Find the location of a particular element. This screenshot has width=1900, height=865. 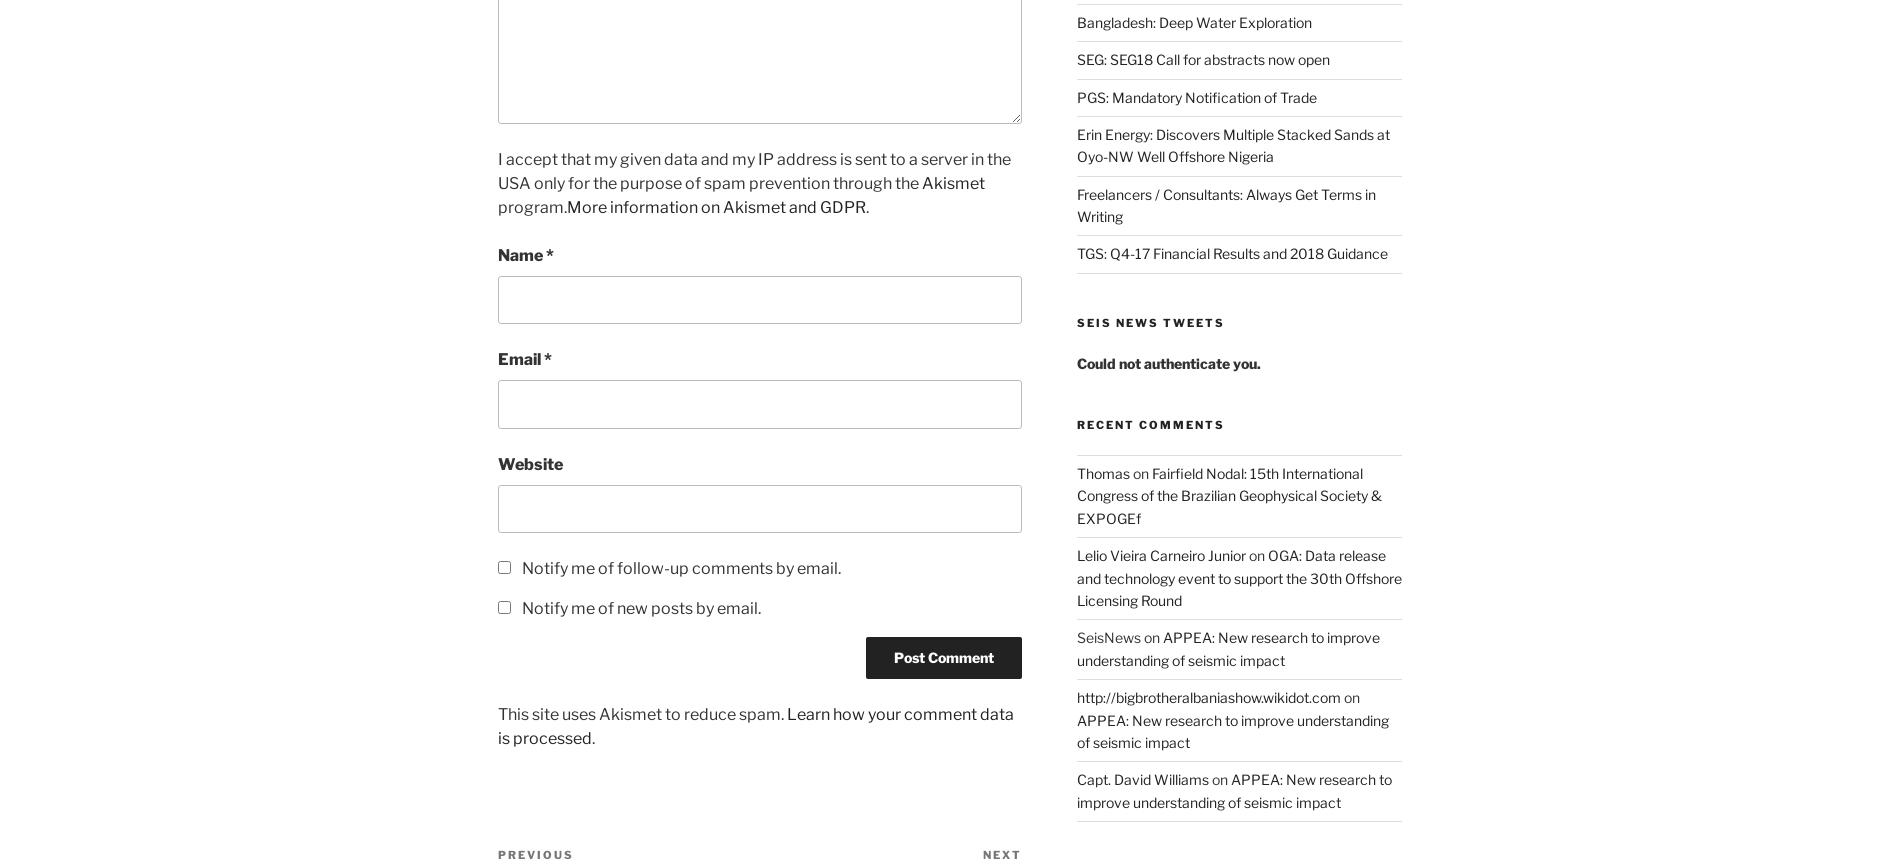

'Could not authenticate you.' is located at coordinates (1167, 363).